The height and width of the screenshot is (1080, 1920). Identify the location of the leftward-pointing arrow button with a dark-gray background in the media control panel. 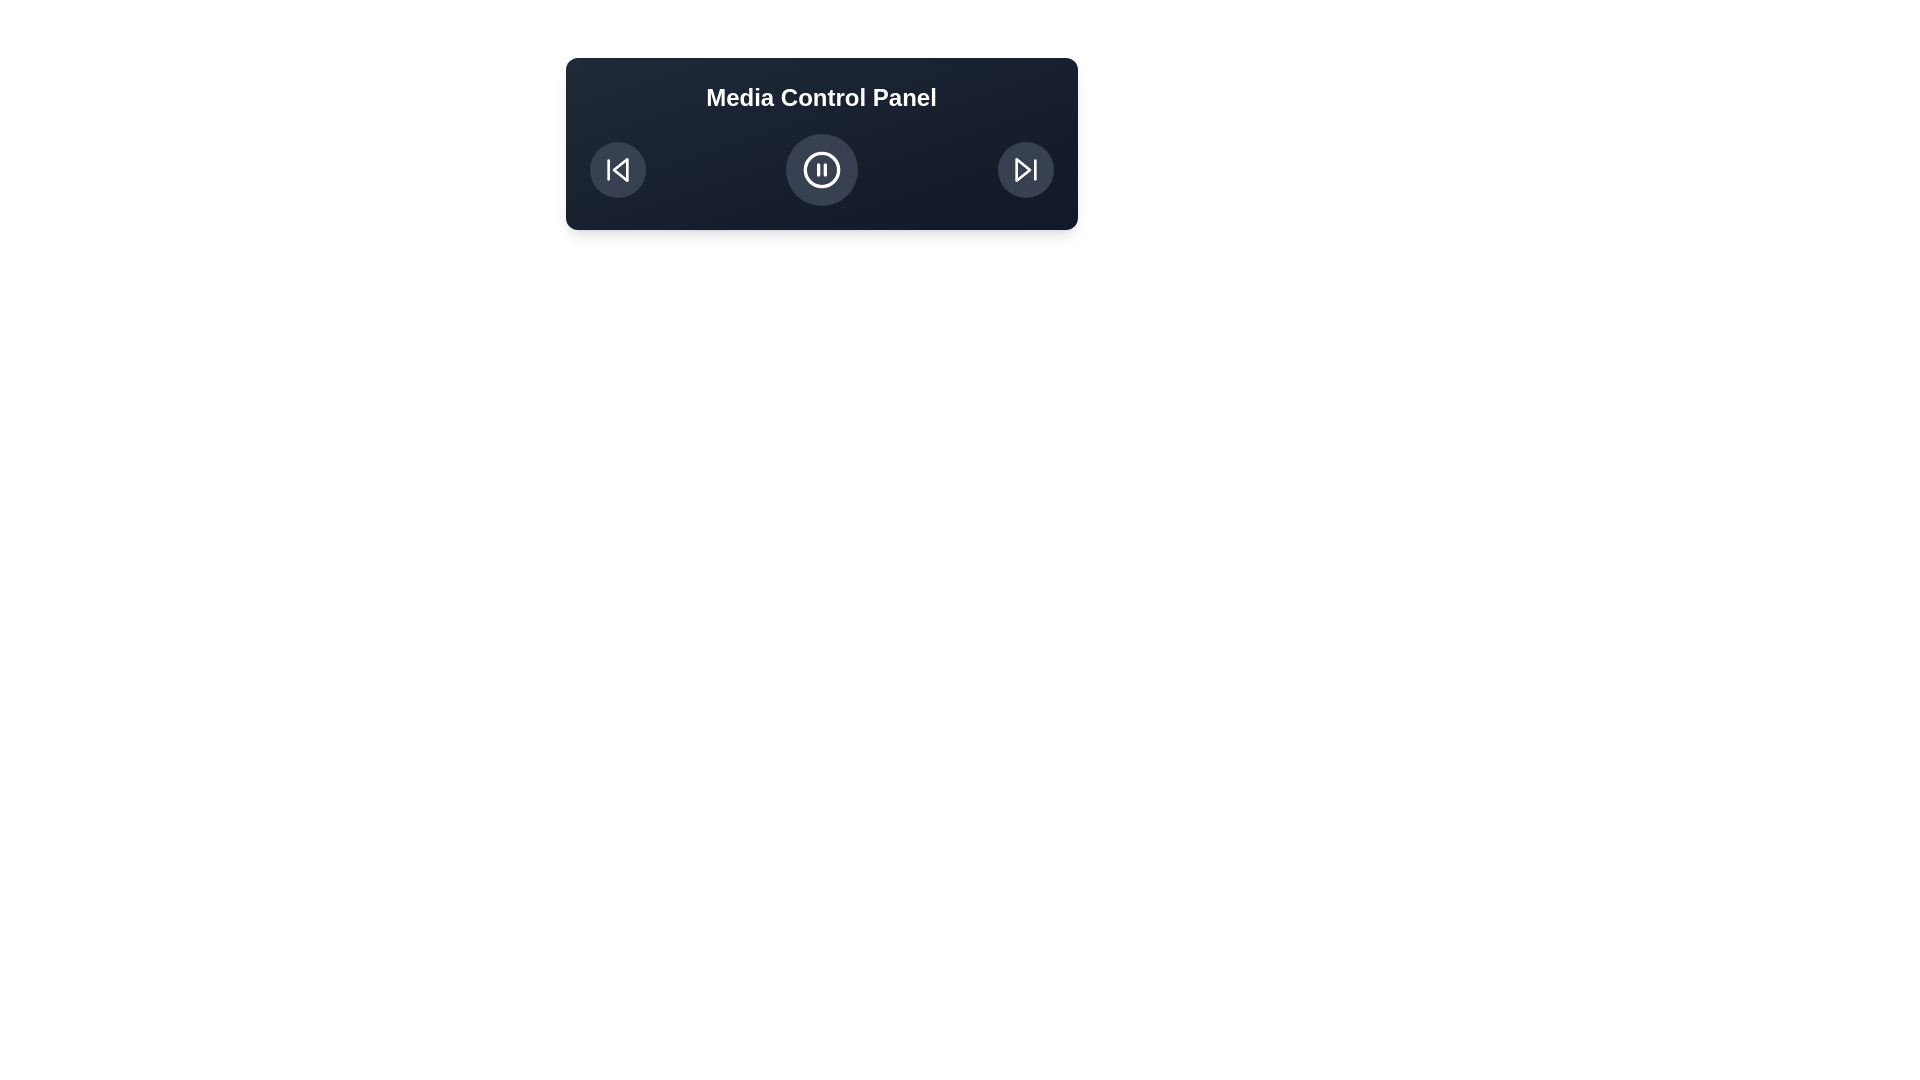
(616, 168).